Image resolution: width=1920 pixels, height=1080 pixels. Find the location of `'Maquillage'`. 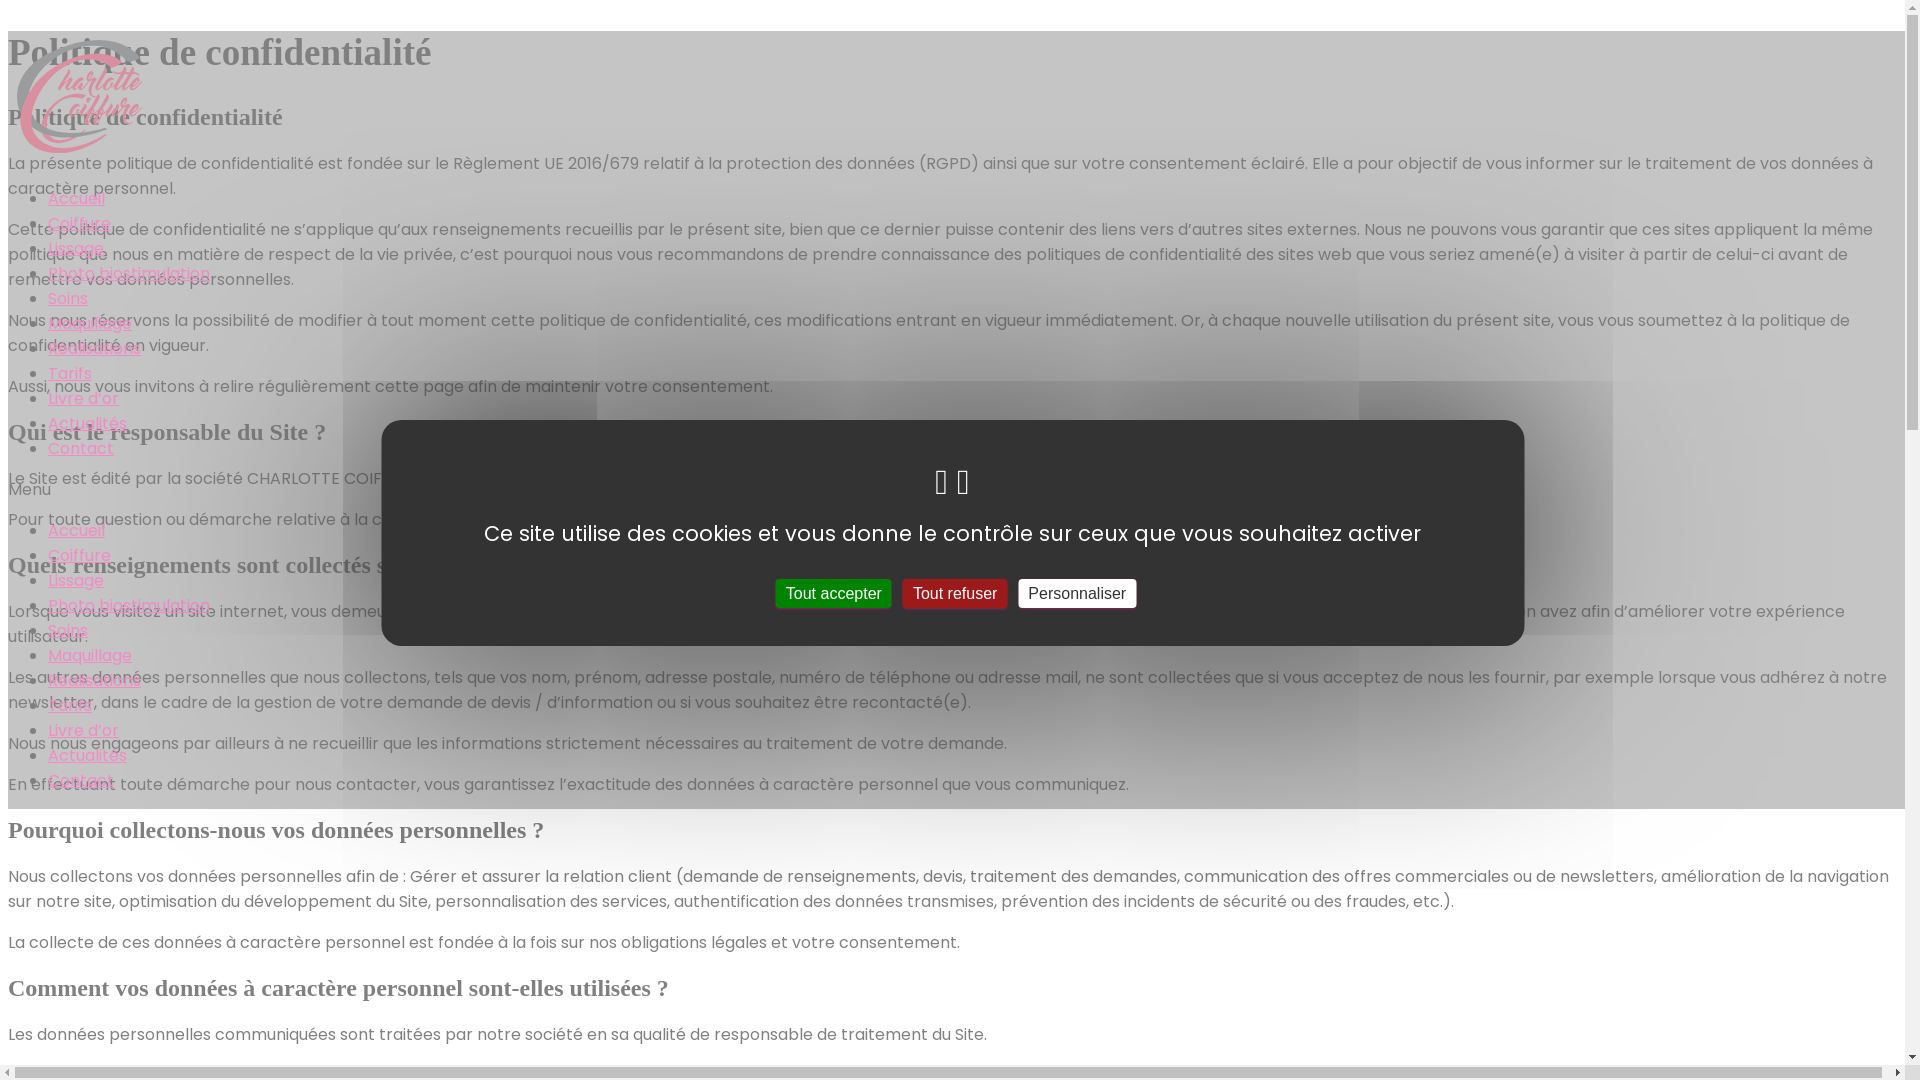

'Maquillage' is located at coordinates (89, 655).